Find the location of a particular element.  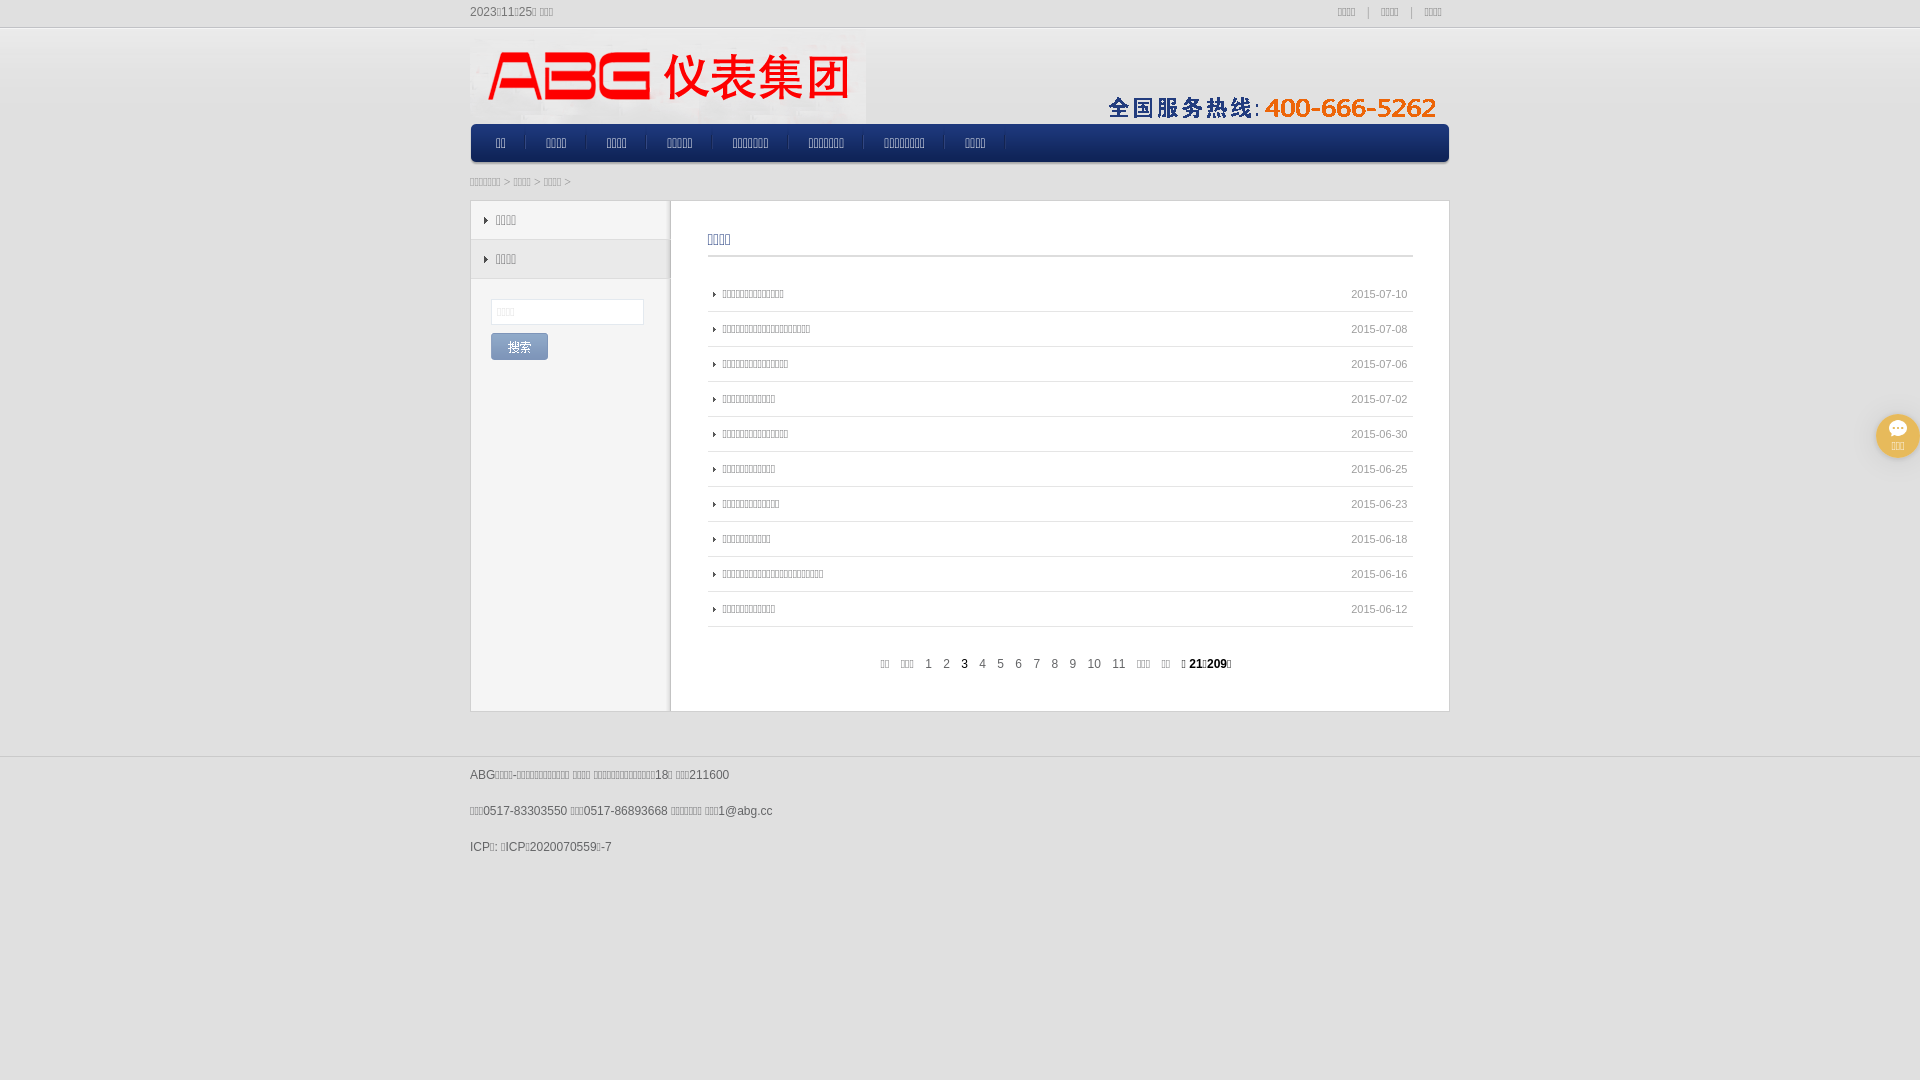

'9' is located at coordinates (1068, 663).